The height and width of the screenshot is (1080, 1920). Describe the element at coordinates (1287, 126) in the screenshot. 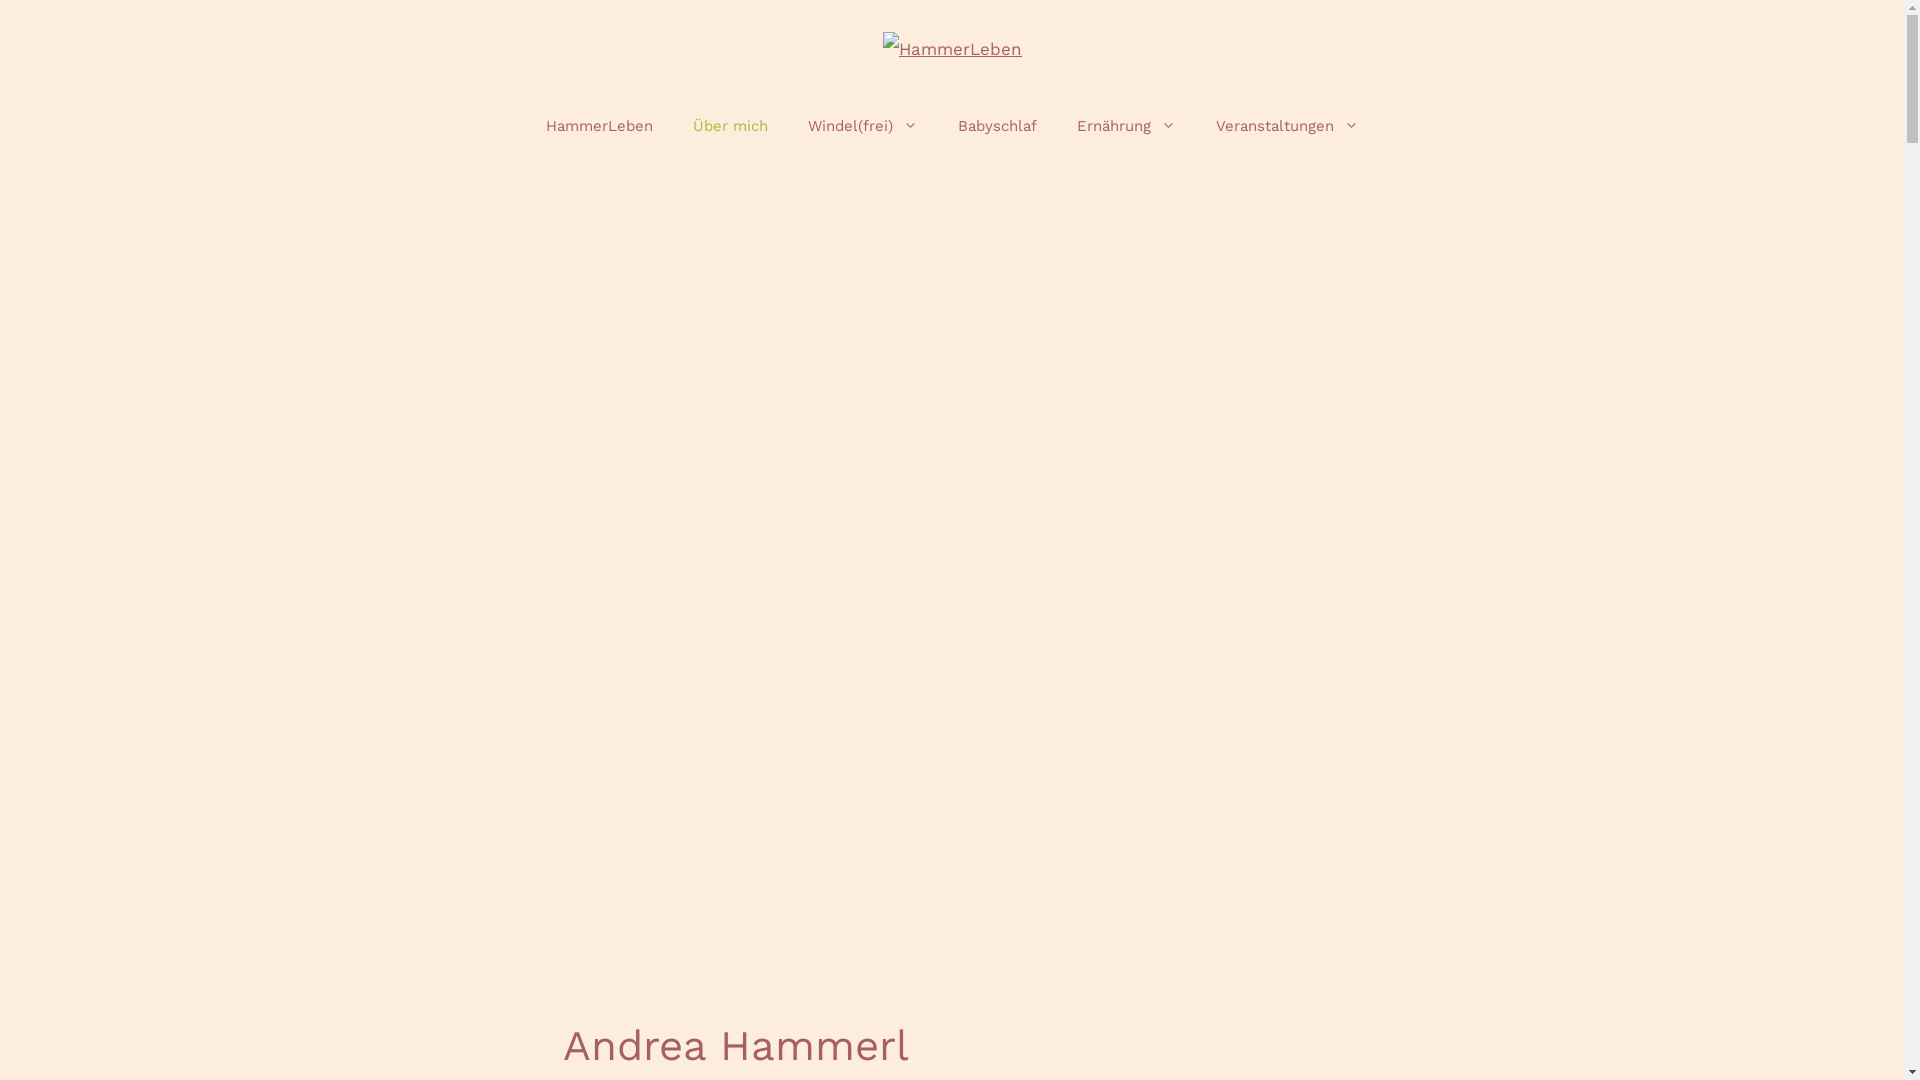

I see `'Veranstaltungen'` at that location.